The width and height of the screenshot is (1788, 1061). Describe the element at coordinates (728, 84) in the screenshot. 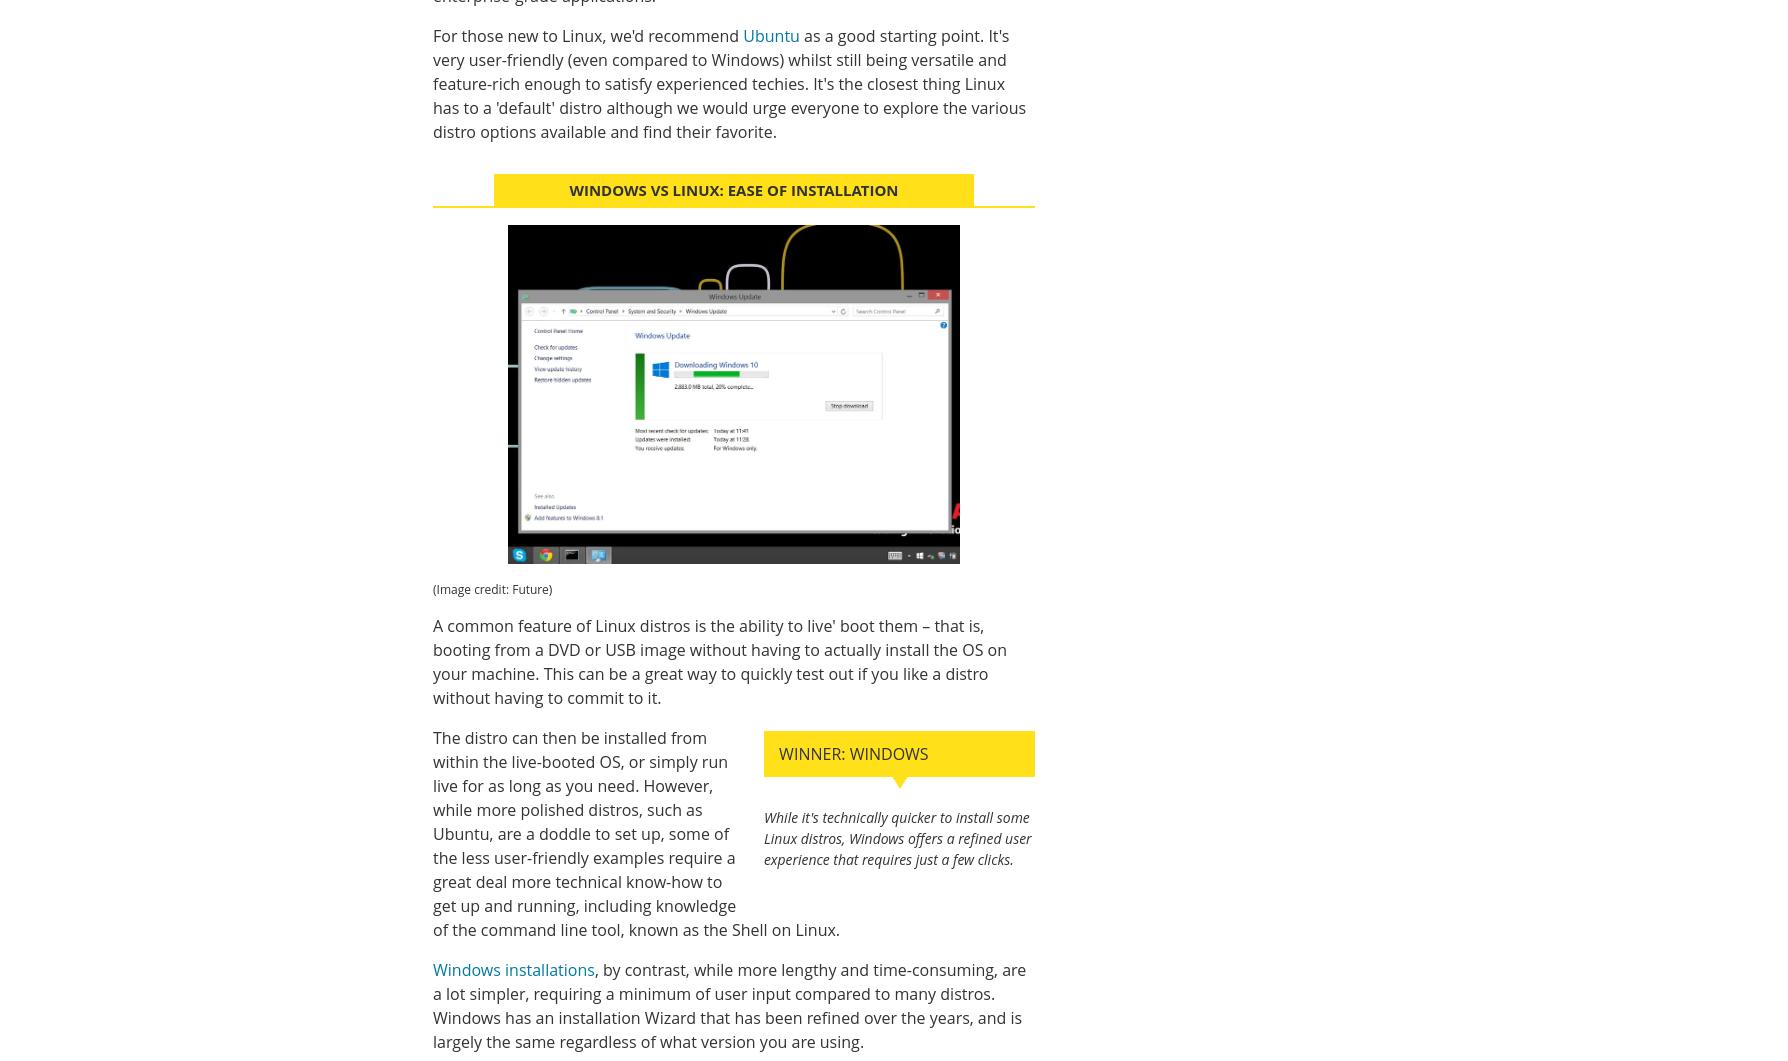

I see `'as a good starting point. It's very user-friendly (even compared to Windows) whilst still being versatile and feature-rich enough to satisfy experienced techies. It's the closest thing Linux has to a 'default' distro although we would urge everyone to explore the various distro options available and find their favorite.'` at that location.